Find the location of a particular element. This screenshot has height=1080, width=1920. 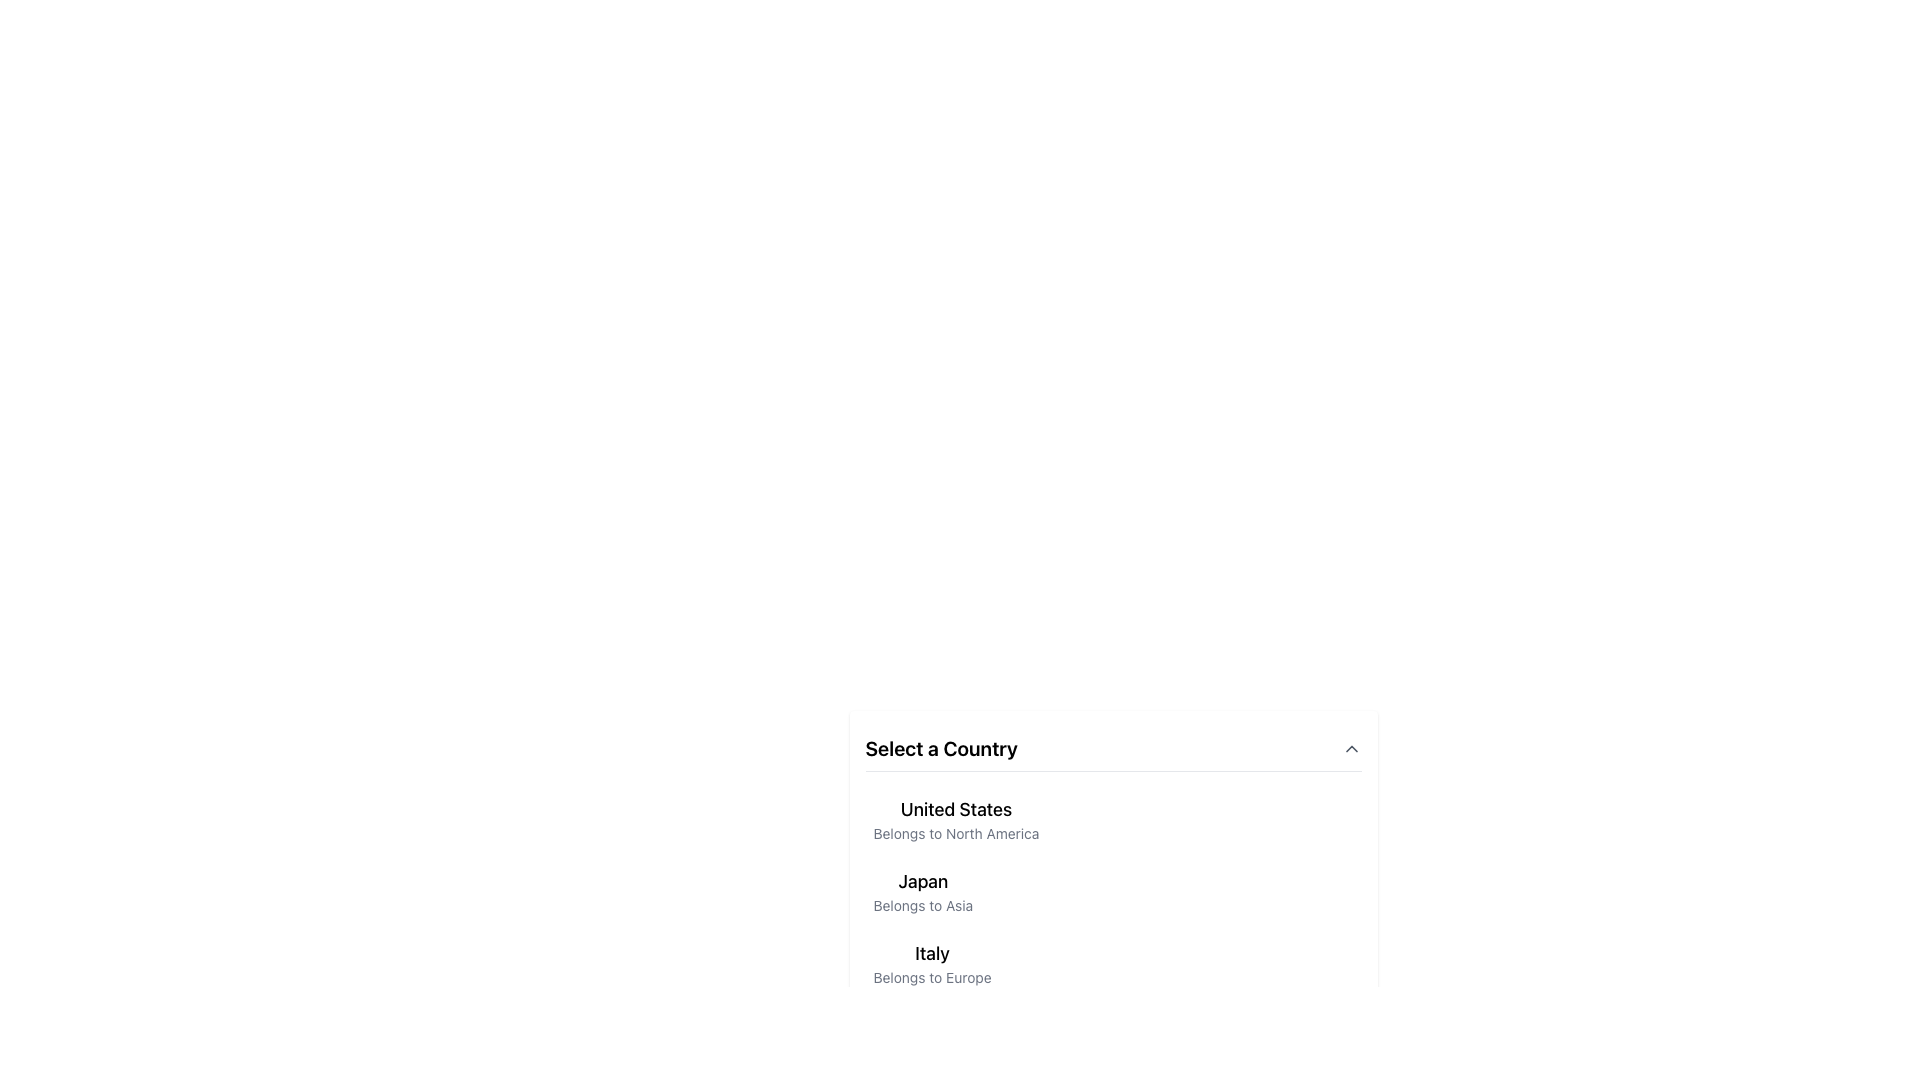

informational static text label indicating the region (North America) that complements 'United States', located directly below it is located at coordinates (955, 833).